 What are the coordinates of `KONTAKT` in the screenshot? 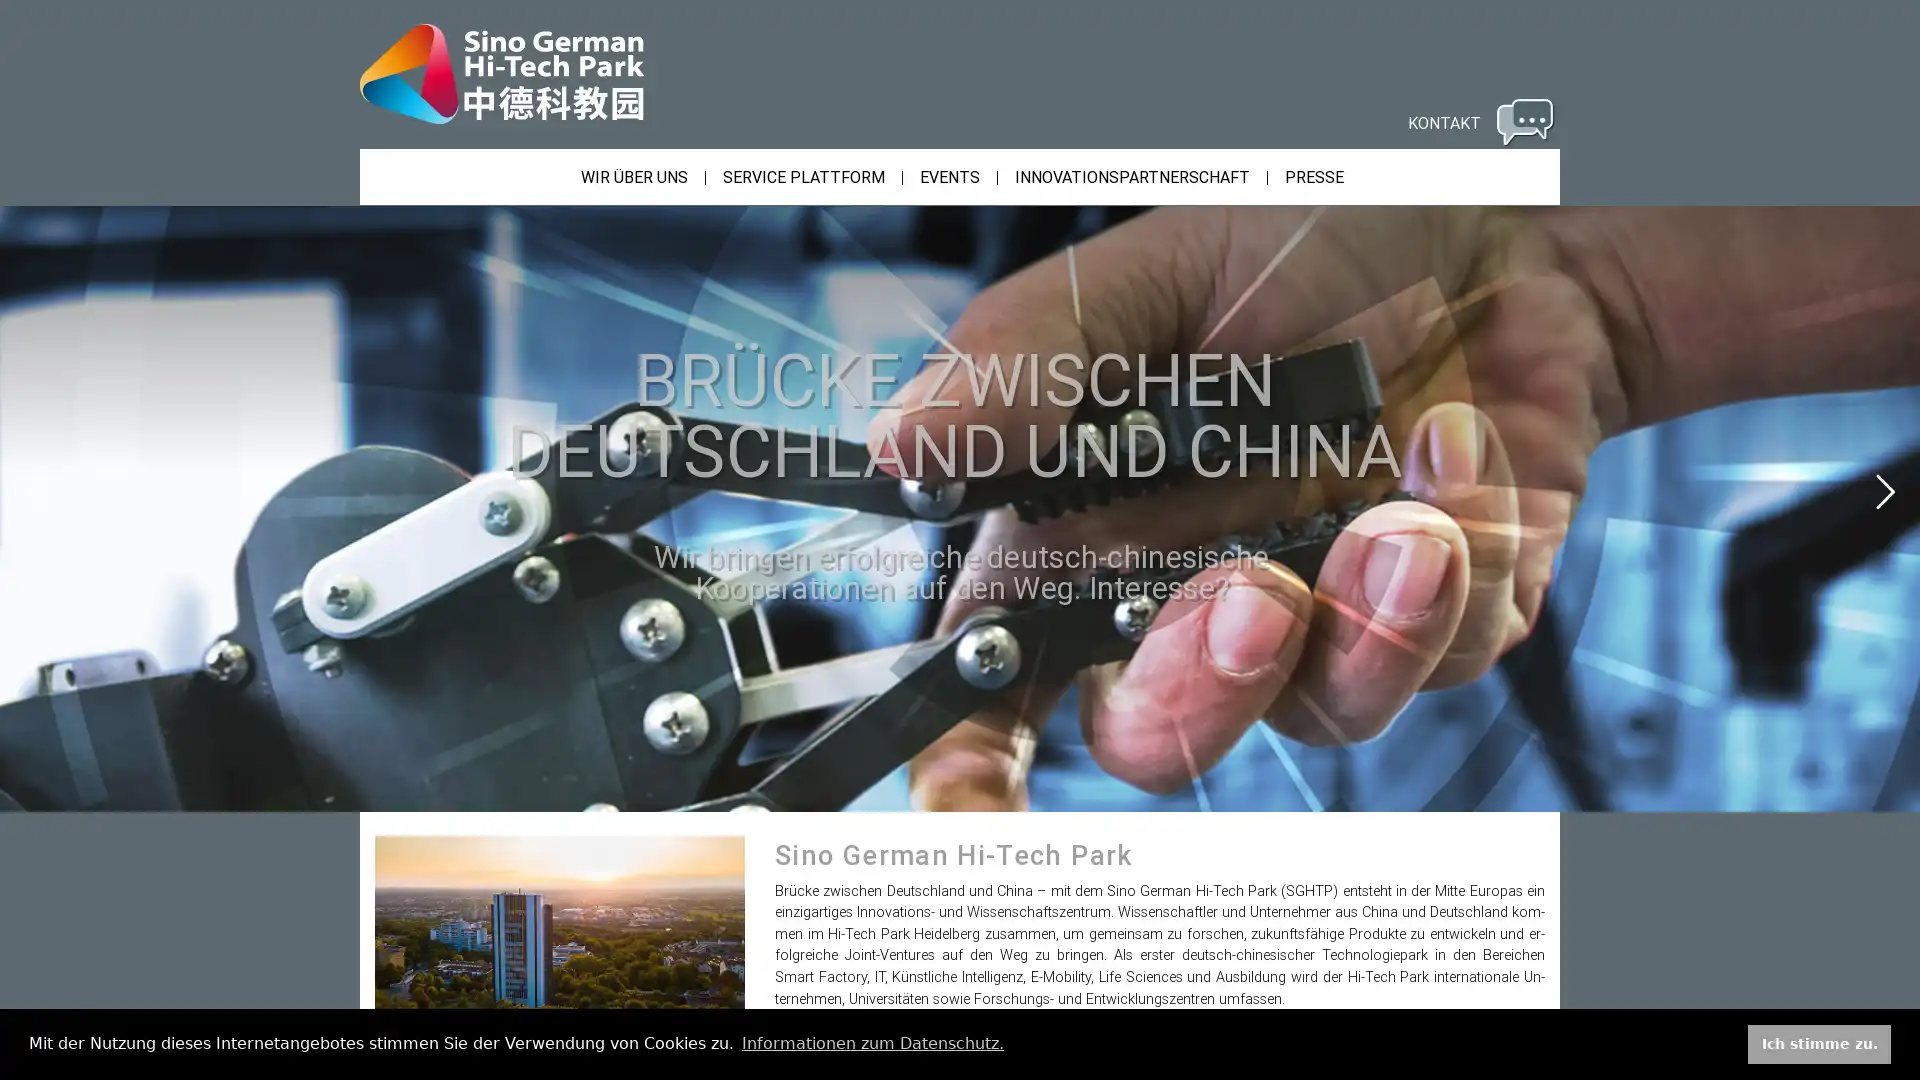 It's located at (1478, 123).